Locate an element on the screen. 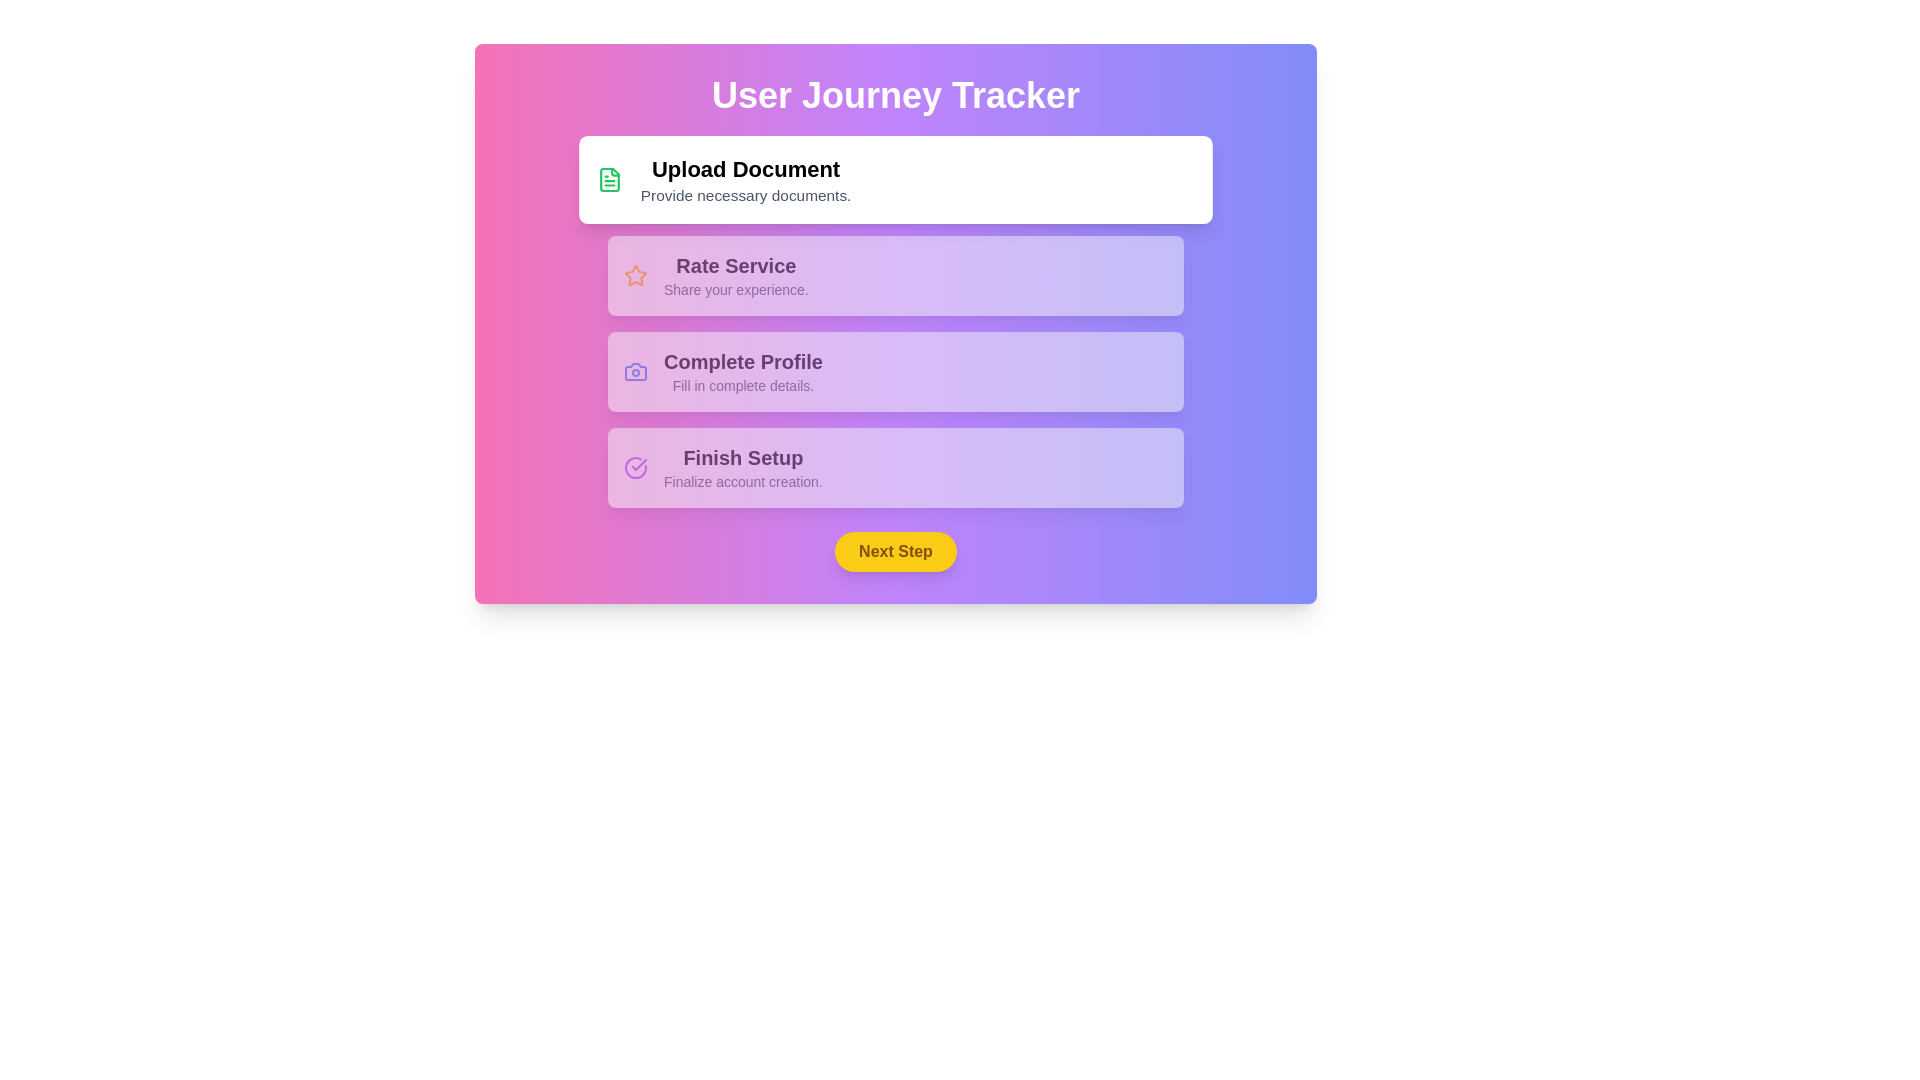 The width and height of the screenshot is (1920, 1080). text in the header section of the second card, which invites users to rate the service and share their experience is located at coordinates (735, 276).